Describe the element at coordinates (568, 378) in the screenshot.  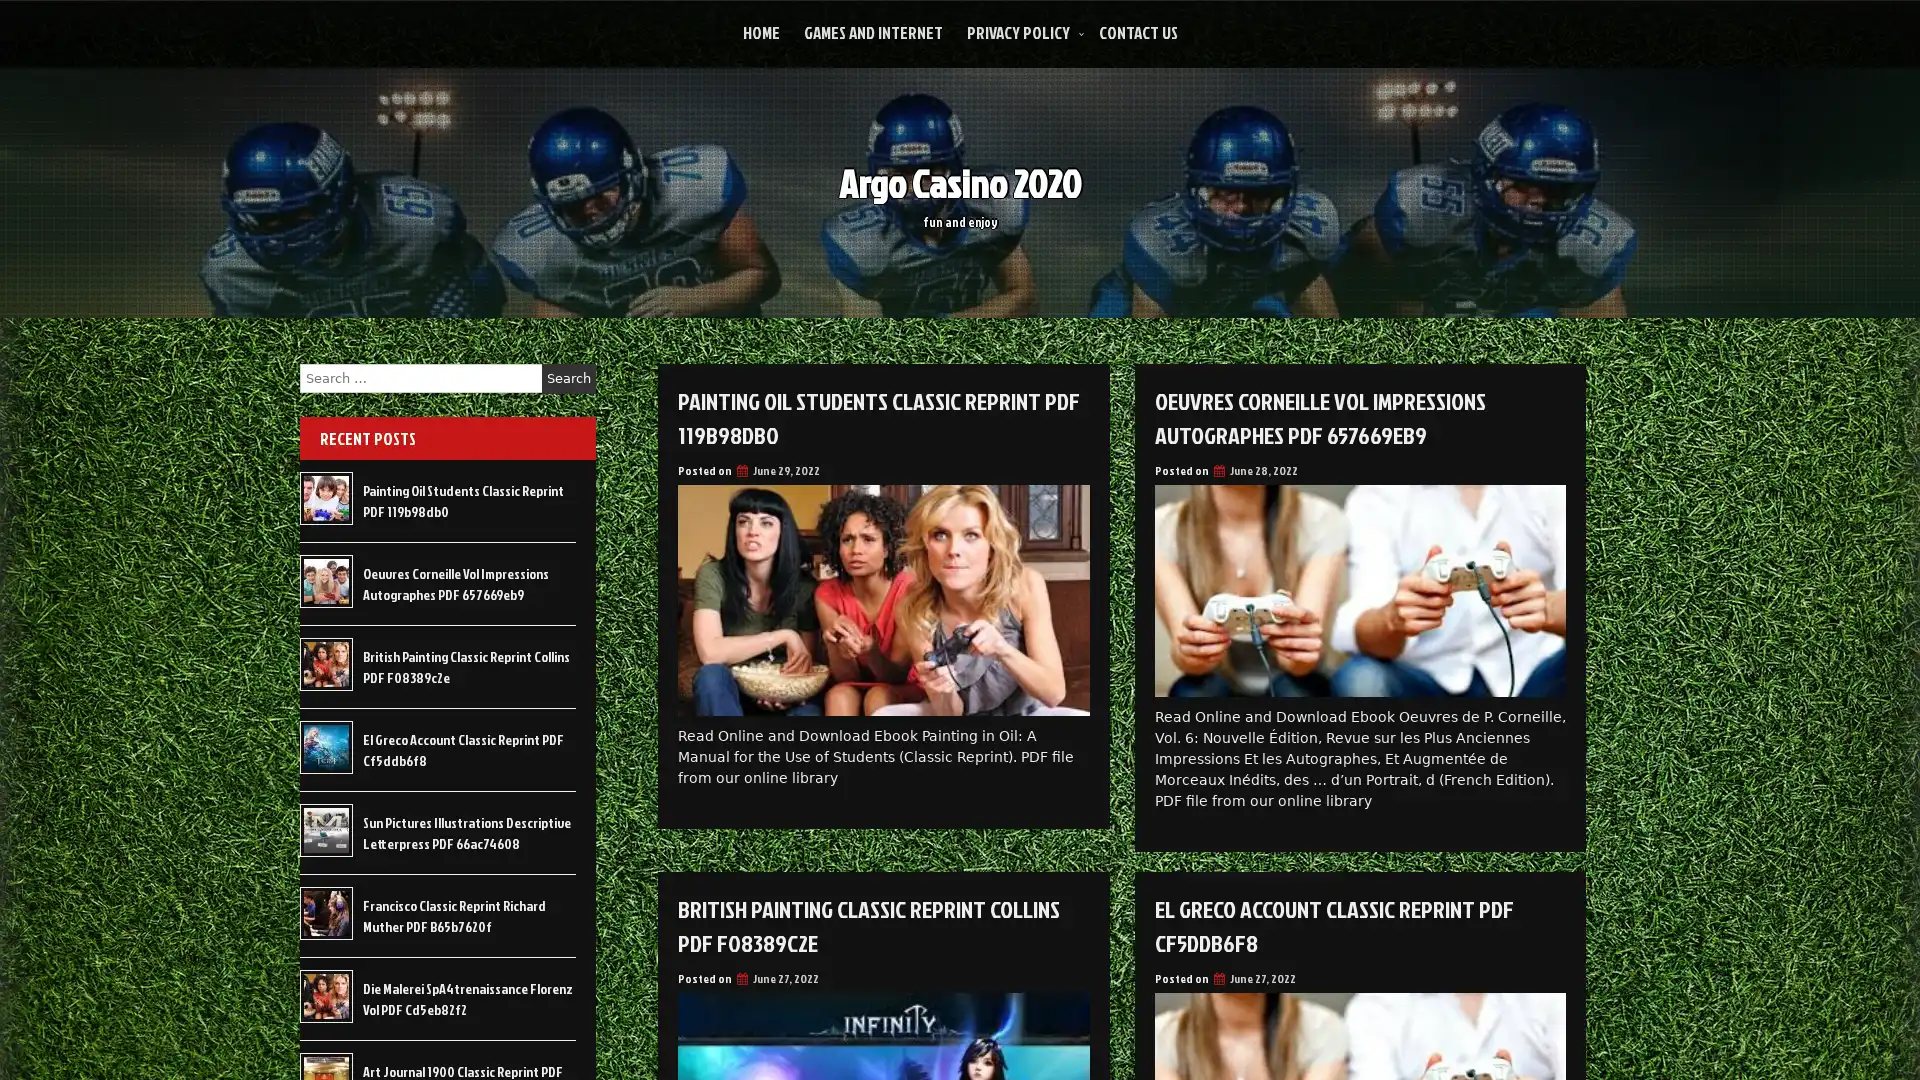
I see `Search` at that location.